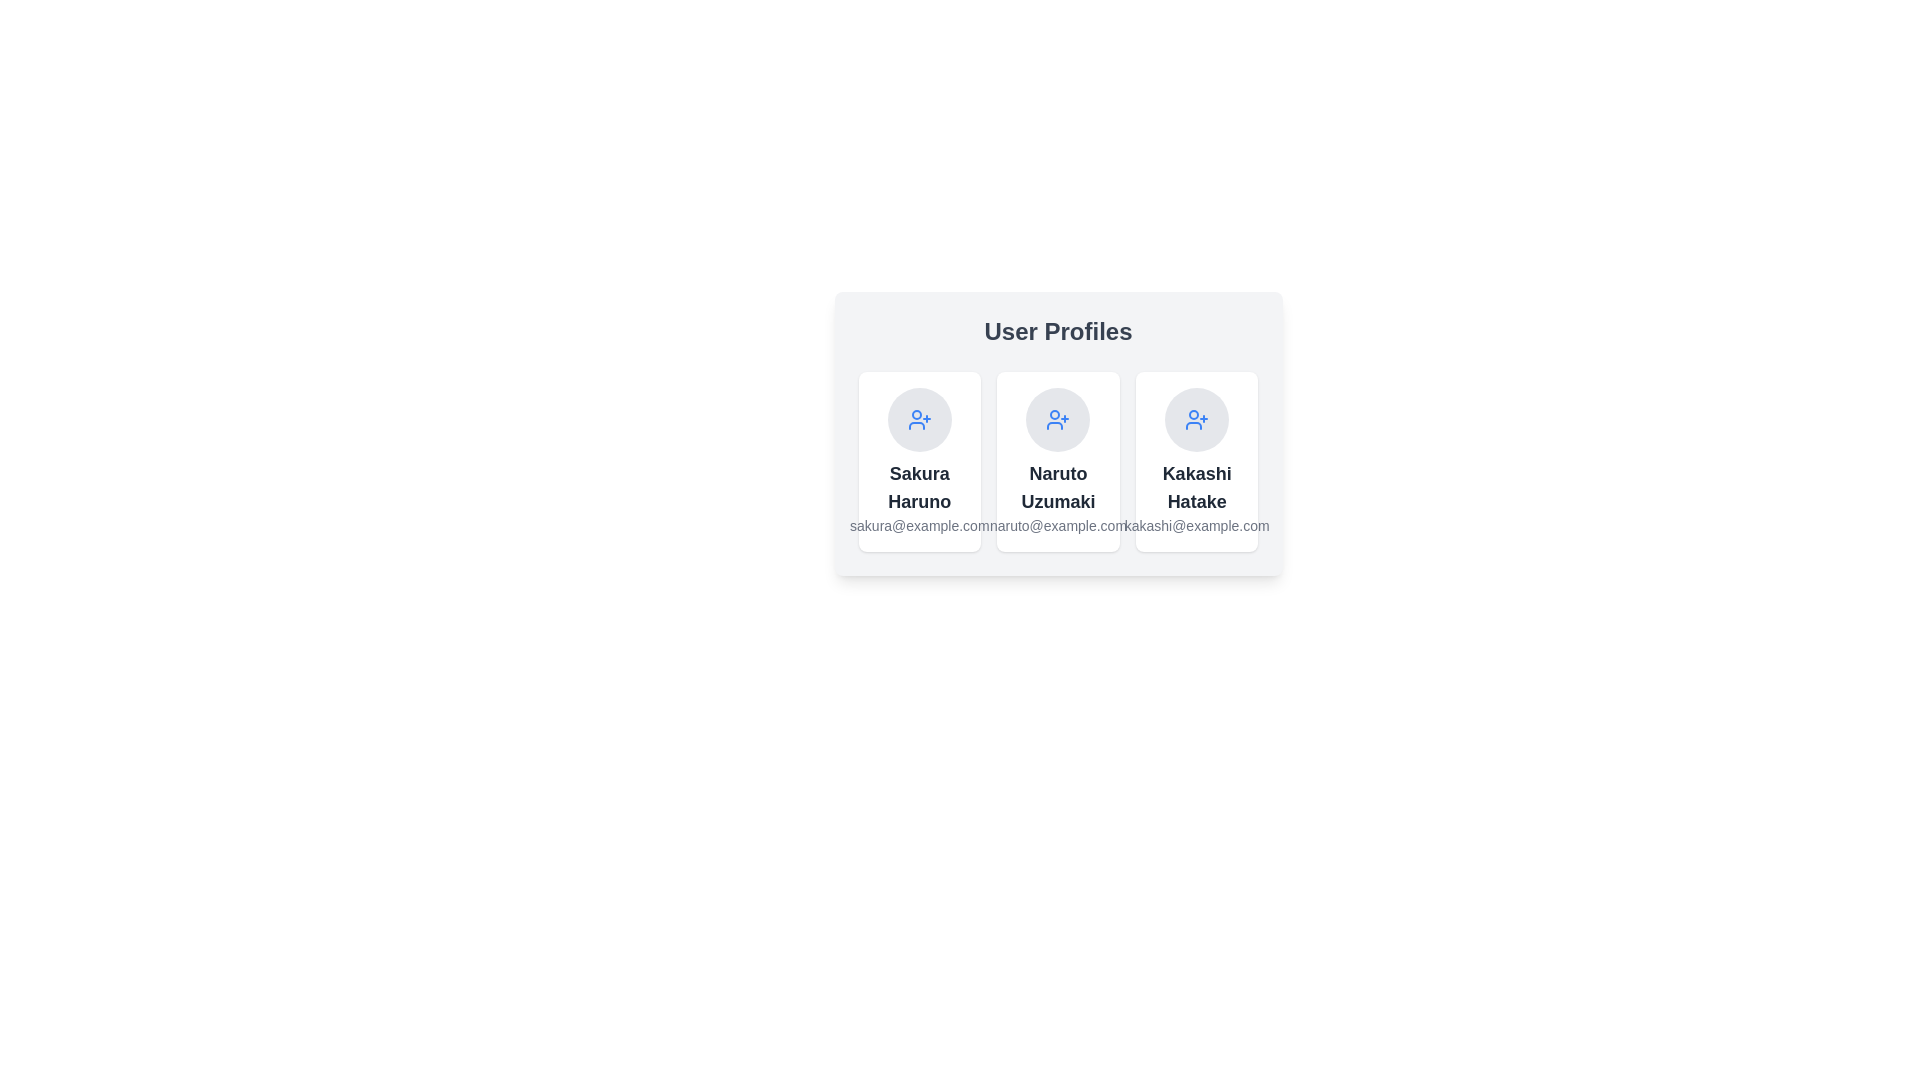 This screenshot has height=1080, width=1920. I want to click on the text label displaying 'Sakura Haruno', so click(918, 488).